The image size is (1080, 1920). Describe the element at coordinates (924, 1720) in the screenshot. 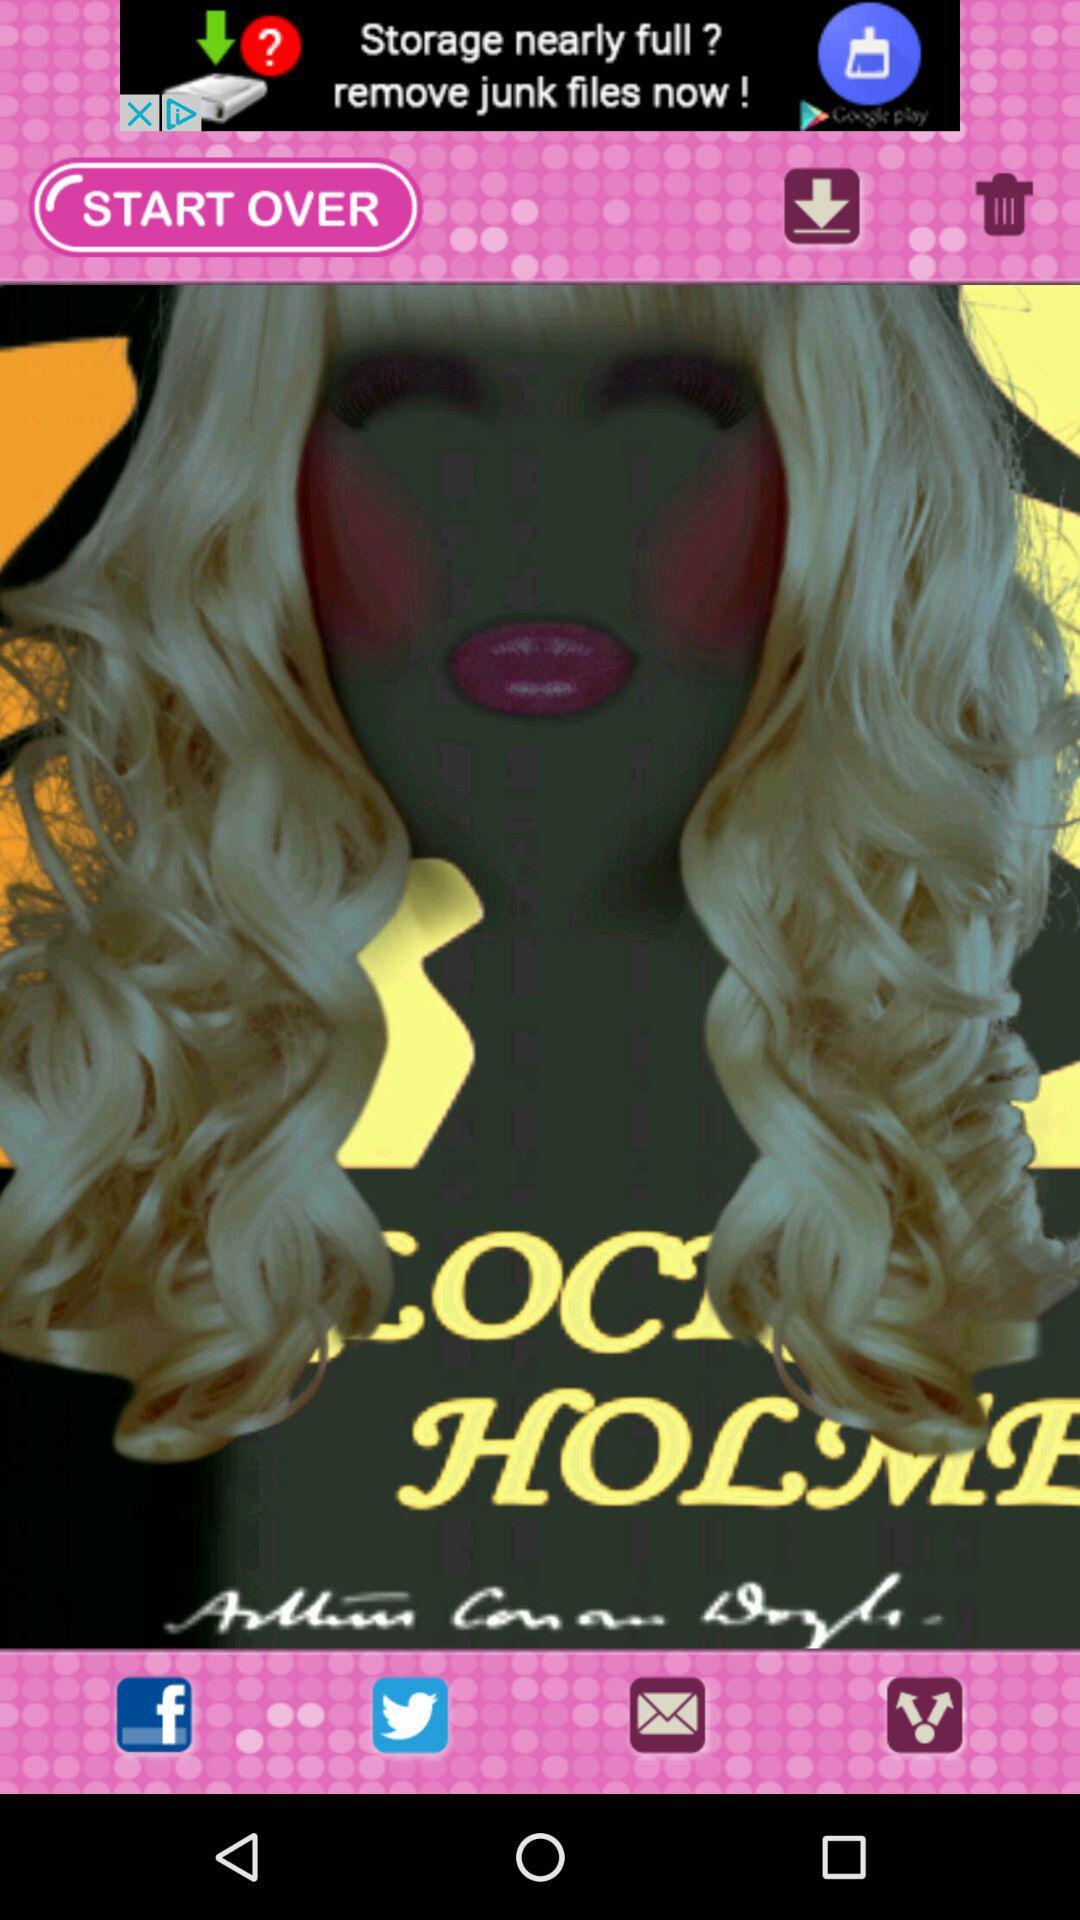

I see `share picture` at that location.